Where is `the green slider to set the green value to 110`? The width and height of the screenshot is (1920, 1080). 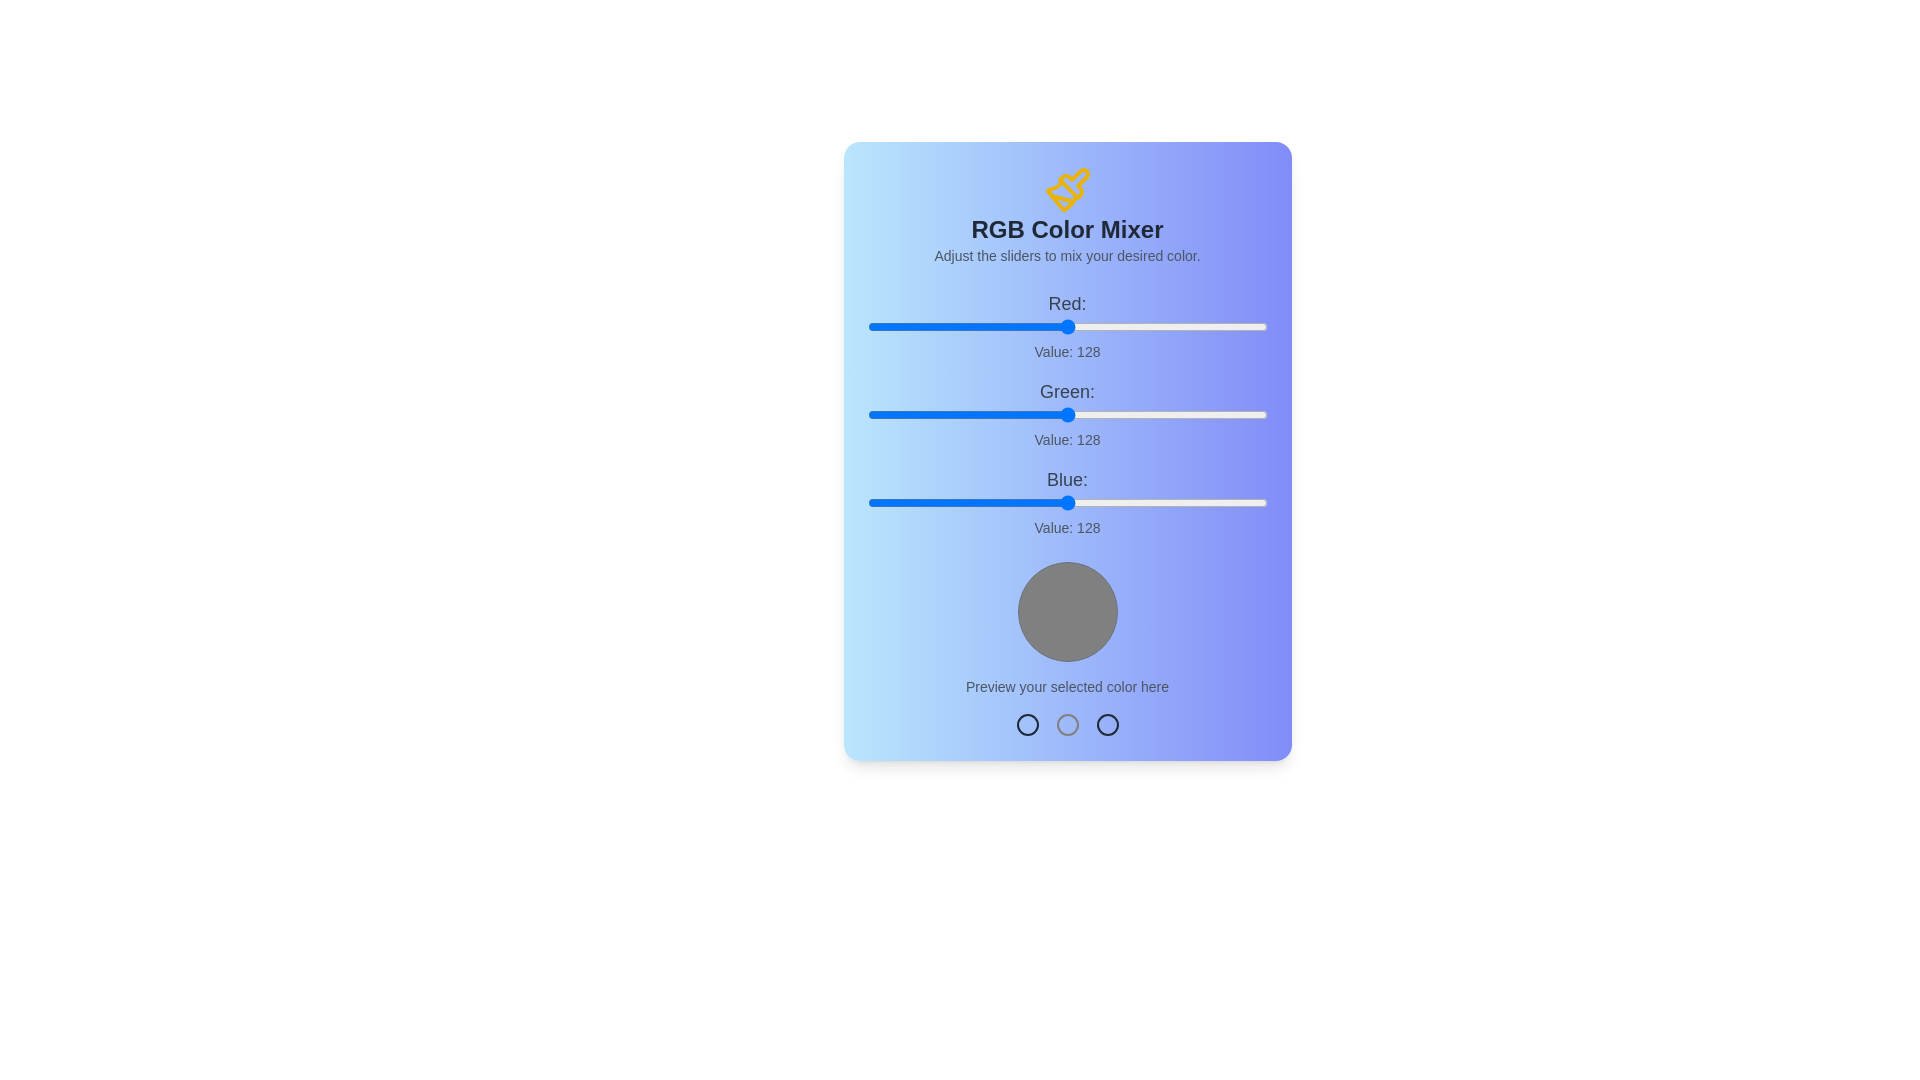 the green slider to set the green value to 110 is located at coordinates (1040, 414).